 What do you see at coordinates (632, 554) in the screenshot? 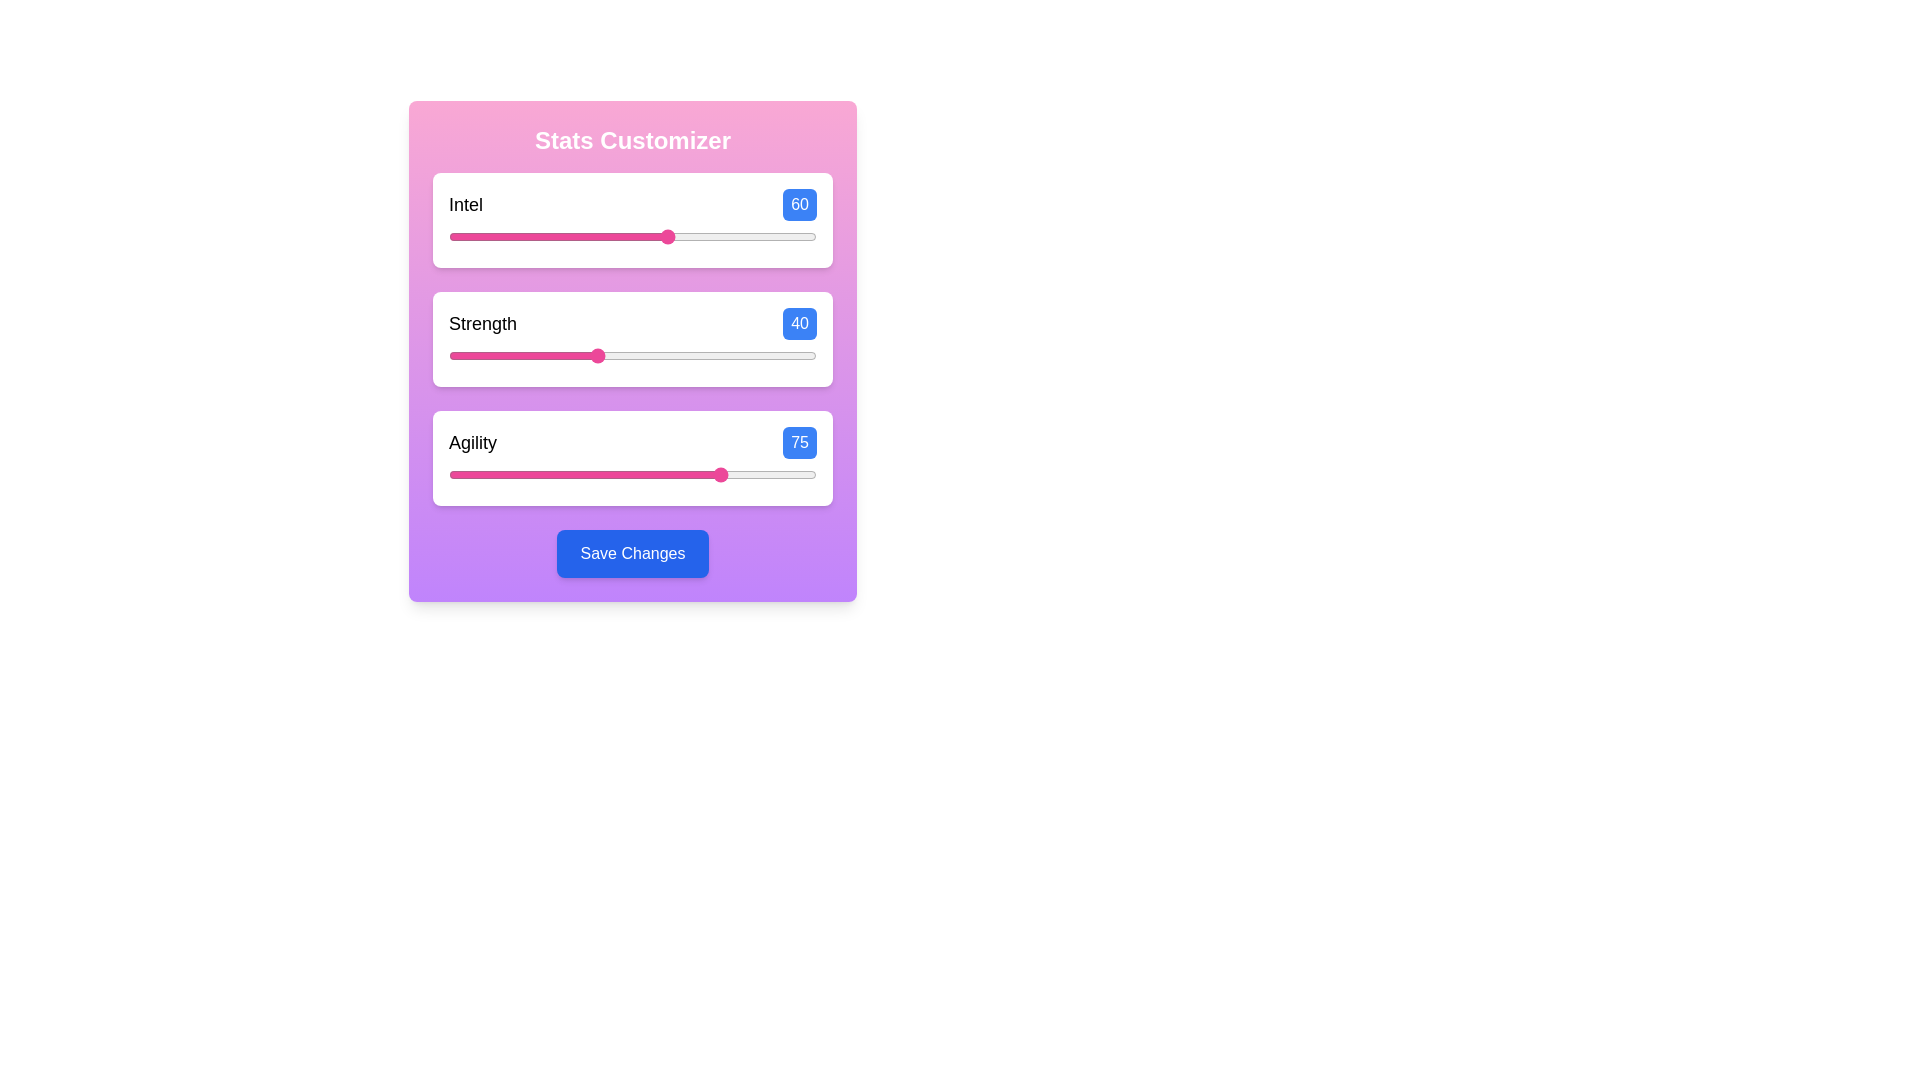
I see `the 'Save Changes' button, which is a rectangular button with a blue background and white text, located at the lower part of the 'Stats Customizer' panel, below the sliders for 'Intel', 'Strength', and 'Agility'` at bounding box center [632, 554].